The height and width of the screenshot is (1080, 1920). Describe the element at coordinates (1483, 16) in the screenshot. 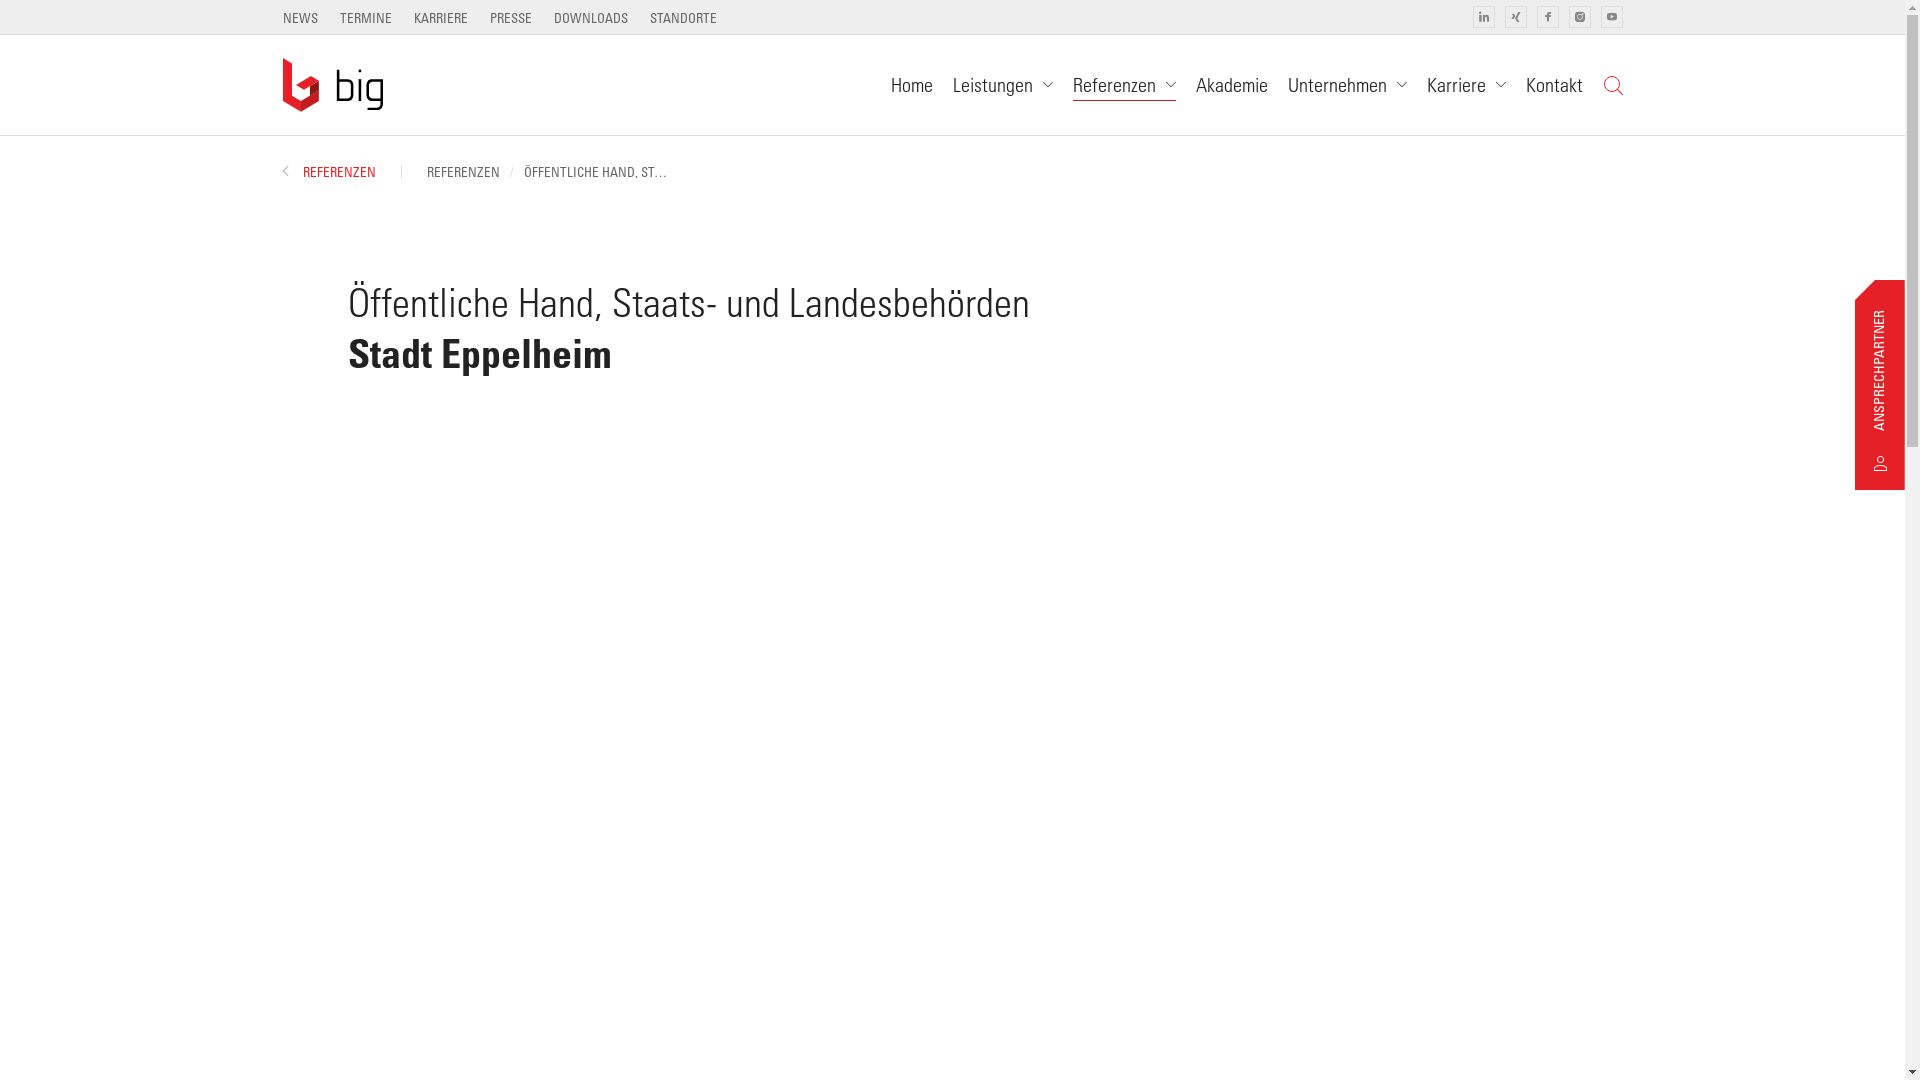

I see `'LinkedIn'` at that location.